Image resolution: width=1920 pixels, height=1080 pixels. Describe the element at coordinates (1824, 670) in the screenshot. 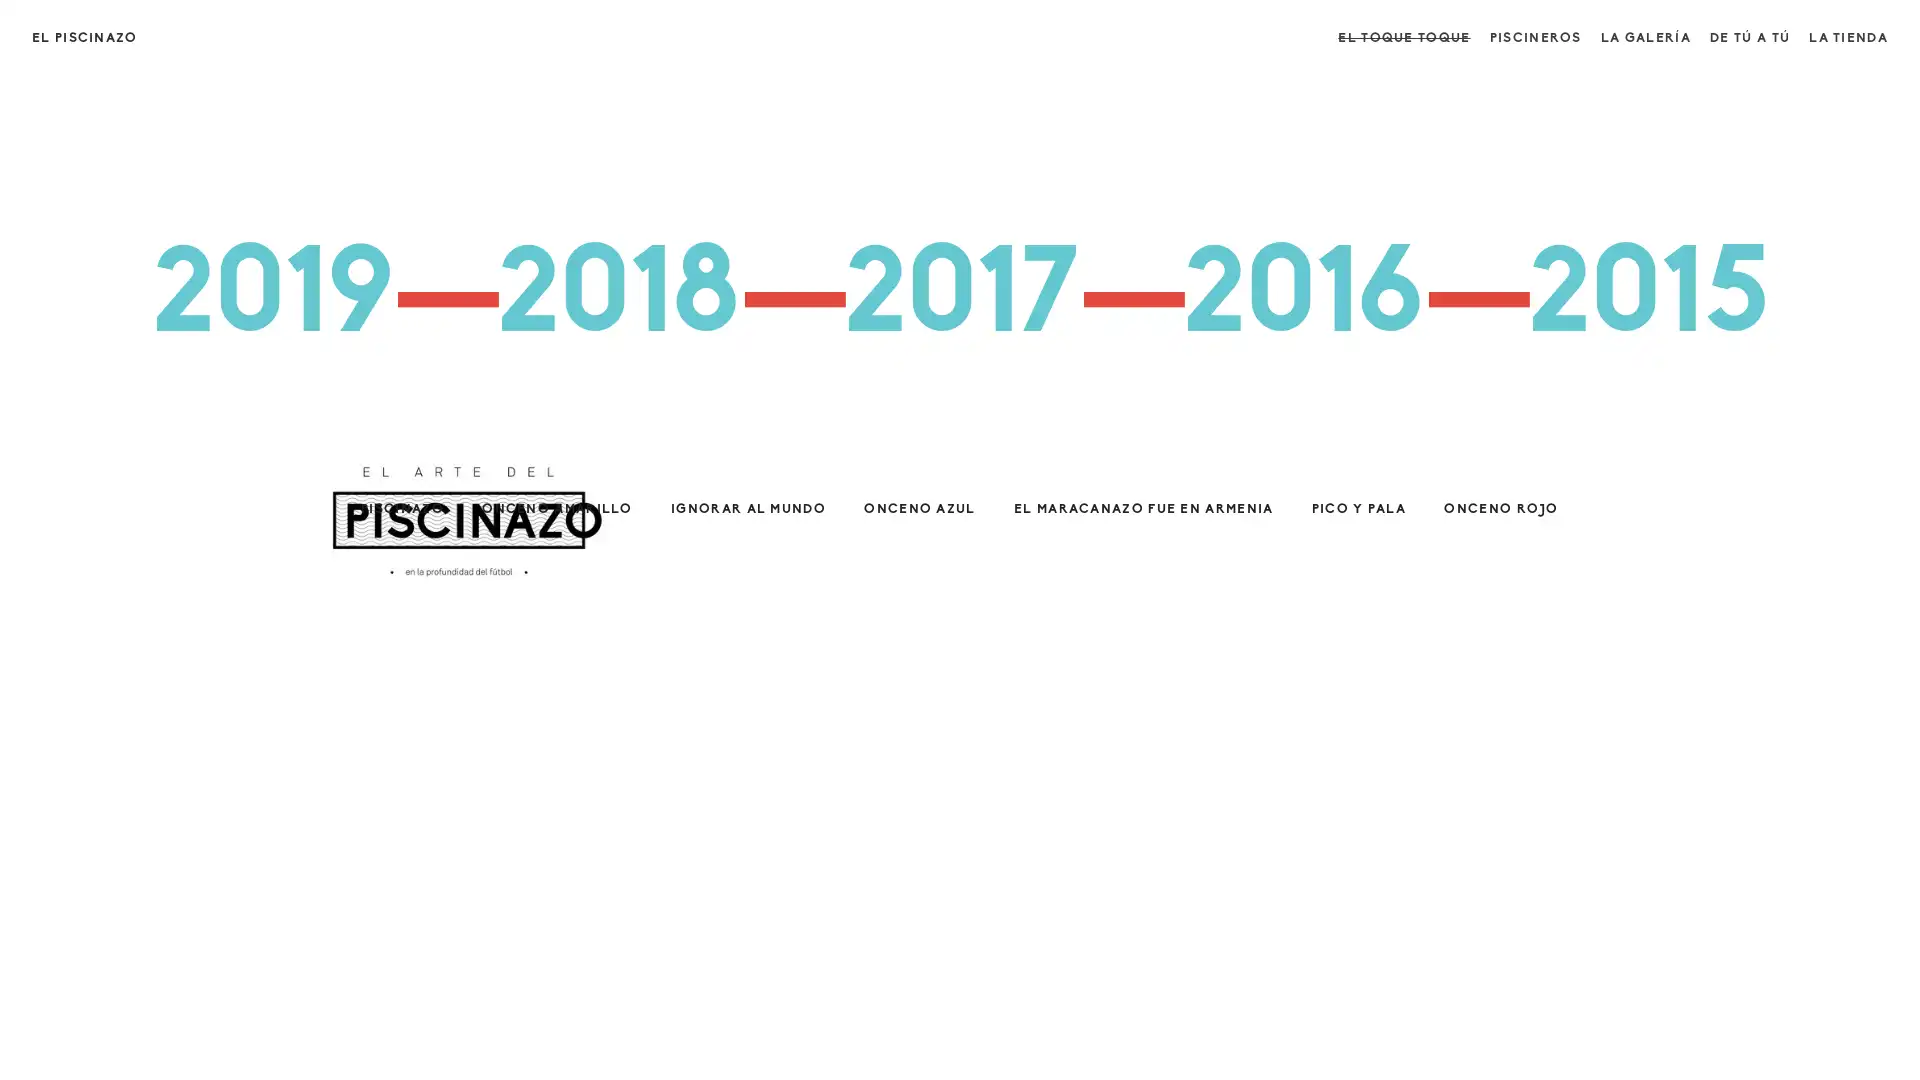

I see `Close` at that location.